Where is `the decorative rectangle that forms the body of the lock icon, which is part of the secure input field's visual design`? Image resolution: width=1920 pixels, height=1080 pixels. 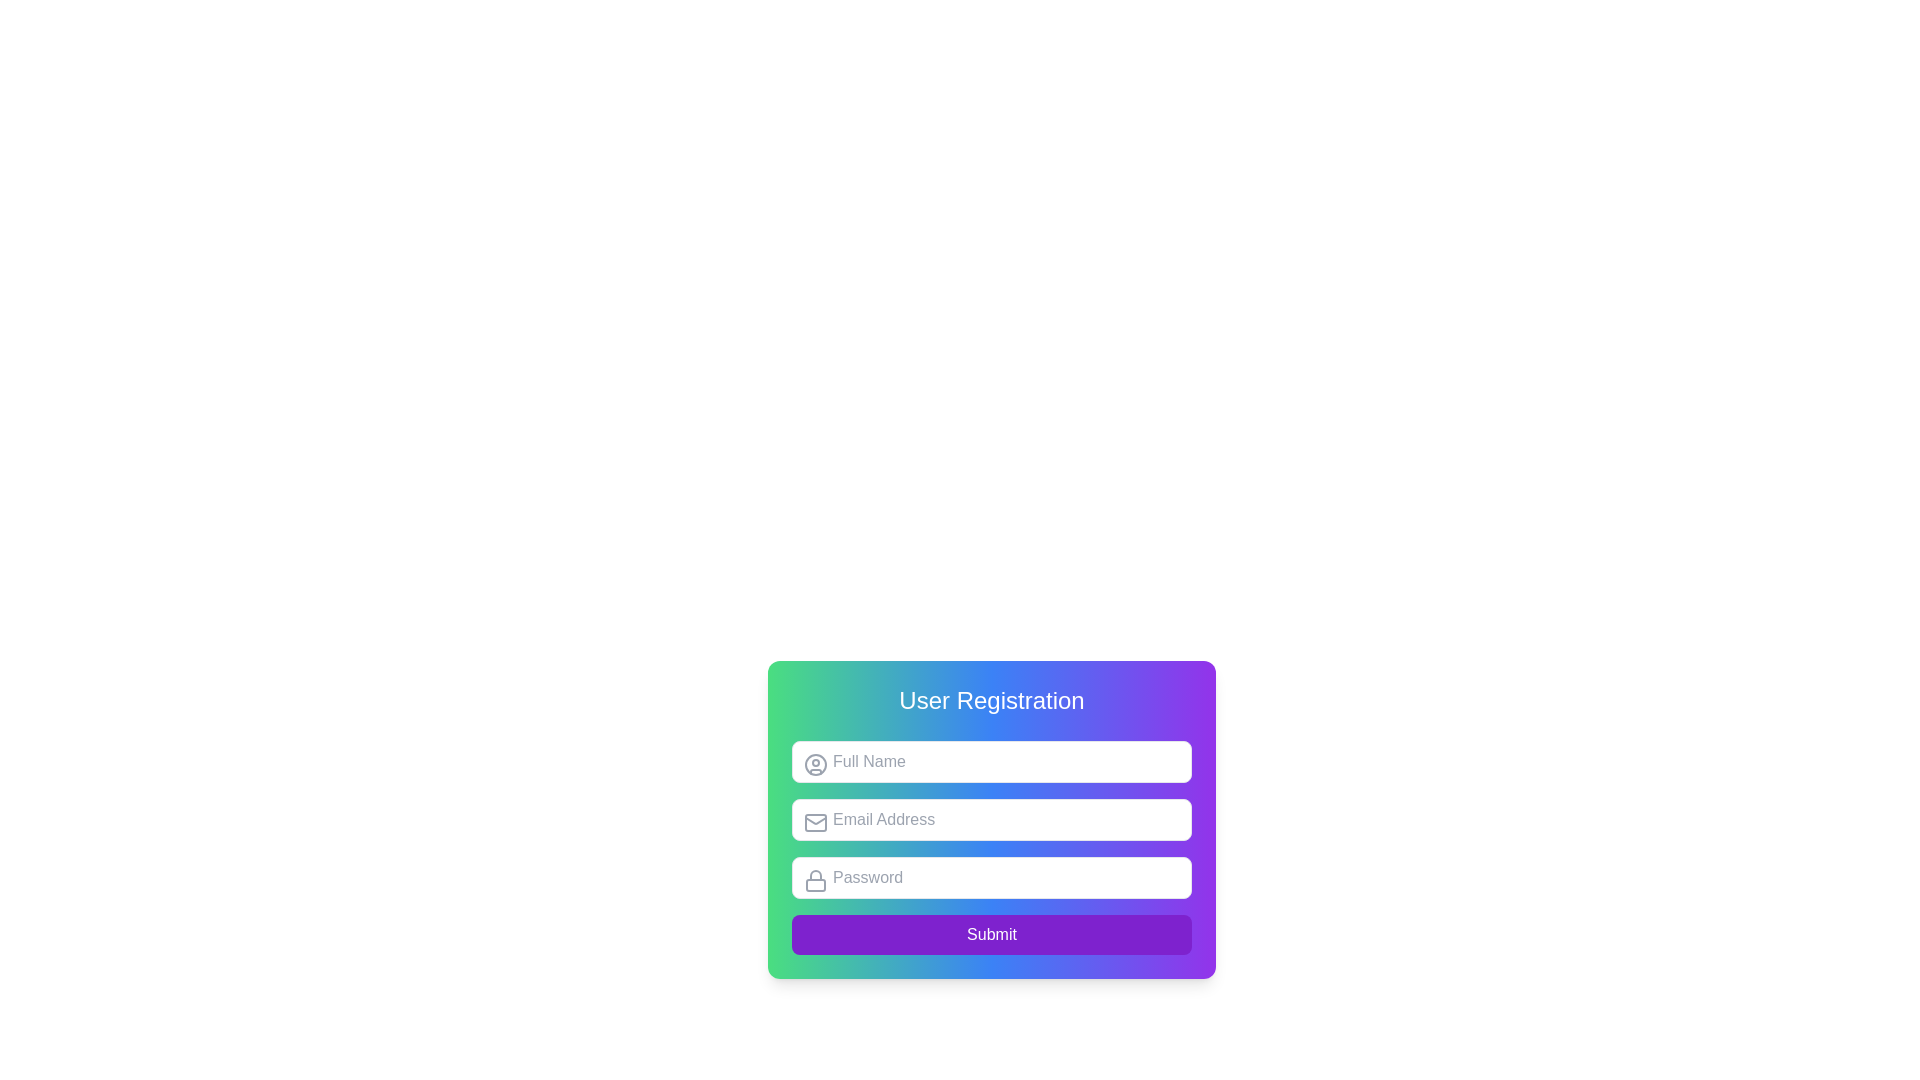 the decorative rectangle that forms the body of the lock icon, which is part of the secure input field's visual design is located at coordinates (816, 883).